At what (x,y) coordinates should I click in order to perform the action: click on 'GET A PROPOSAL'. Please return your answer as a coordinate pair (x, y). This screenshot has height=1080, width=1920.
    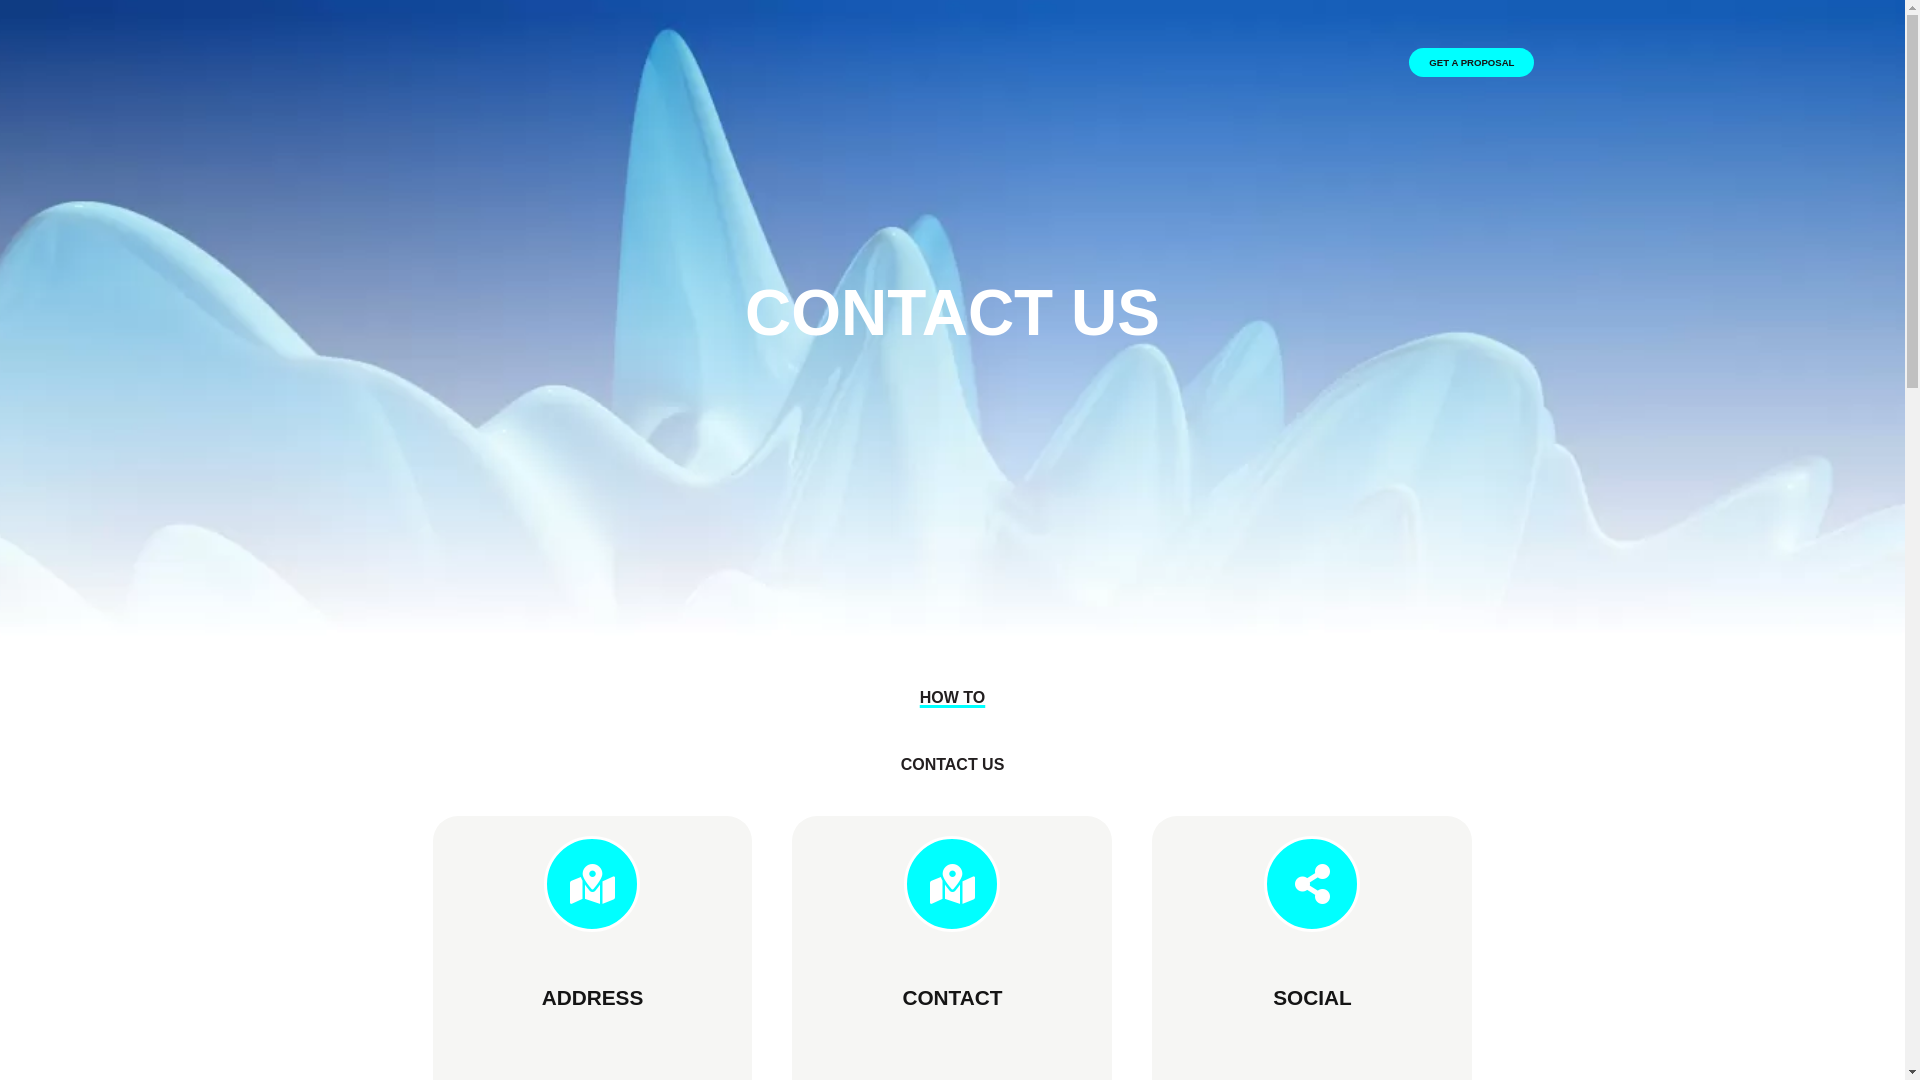
    Looking at the image, I should click on (1408, 61).